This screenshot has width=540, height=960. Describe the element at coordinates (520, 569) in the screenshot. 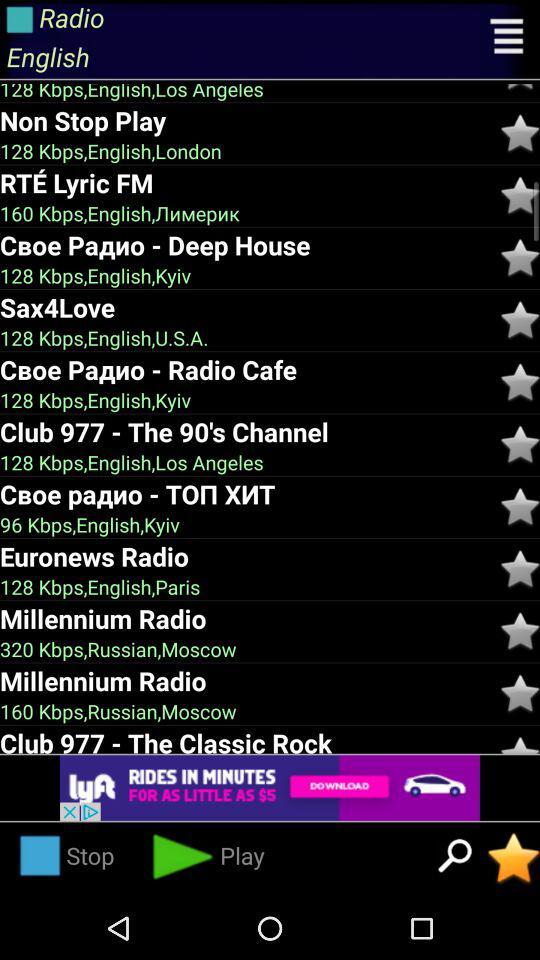

I see `the rating` at that location.